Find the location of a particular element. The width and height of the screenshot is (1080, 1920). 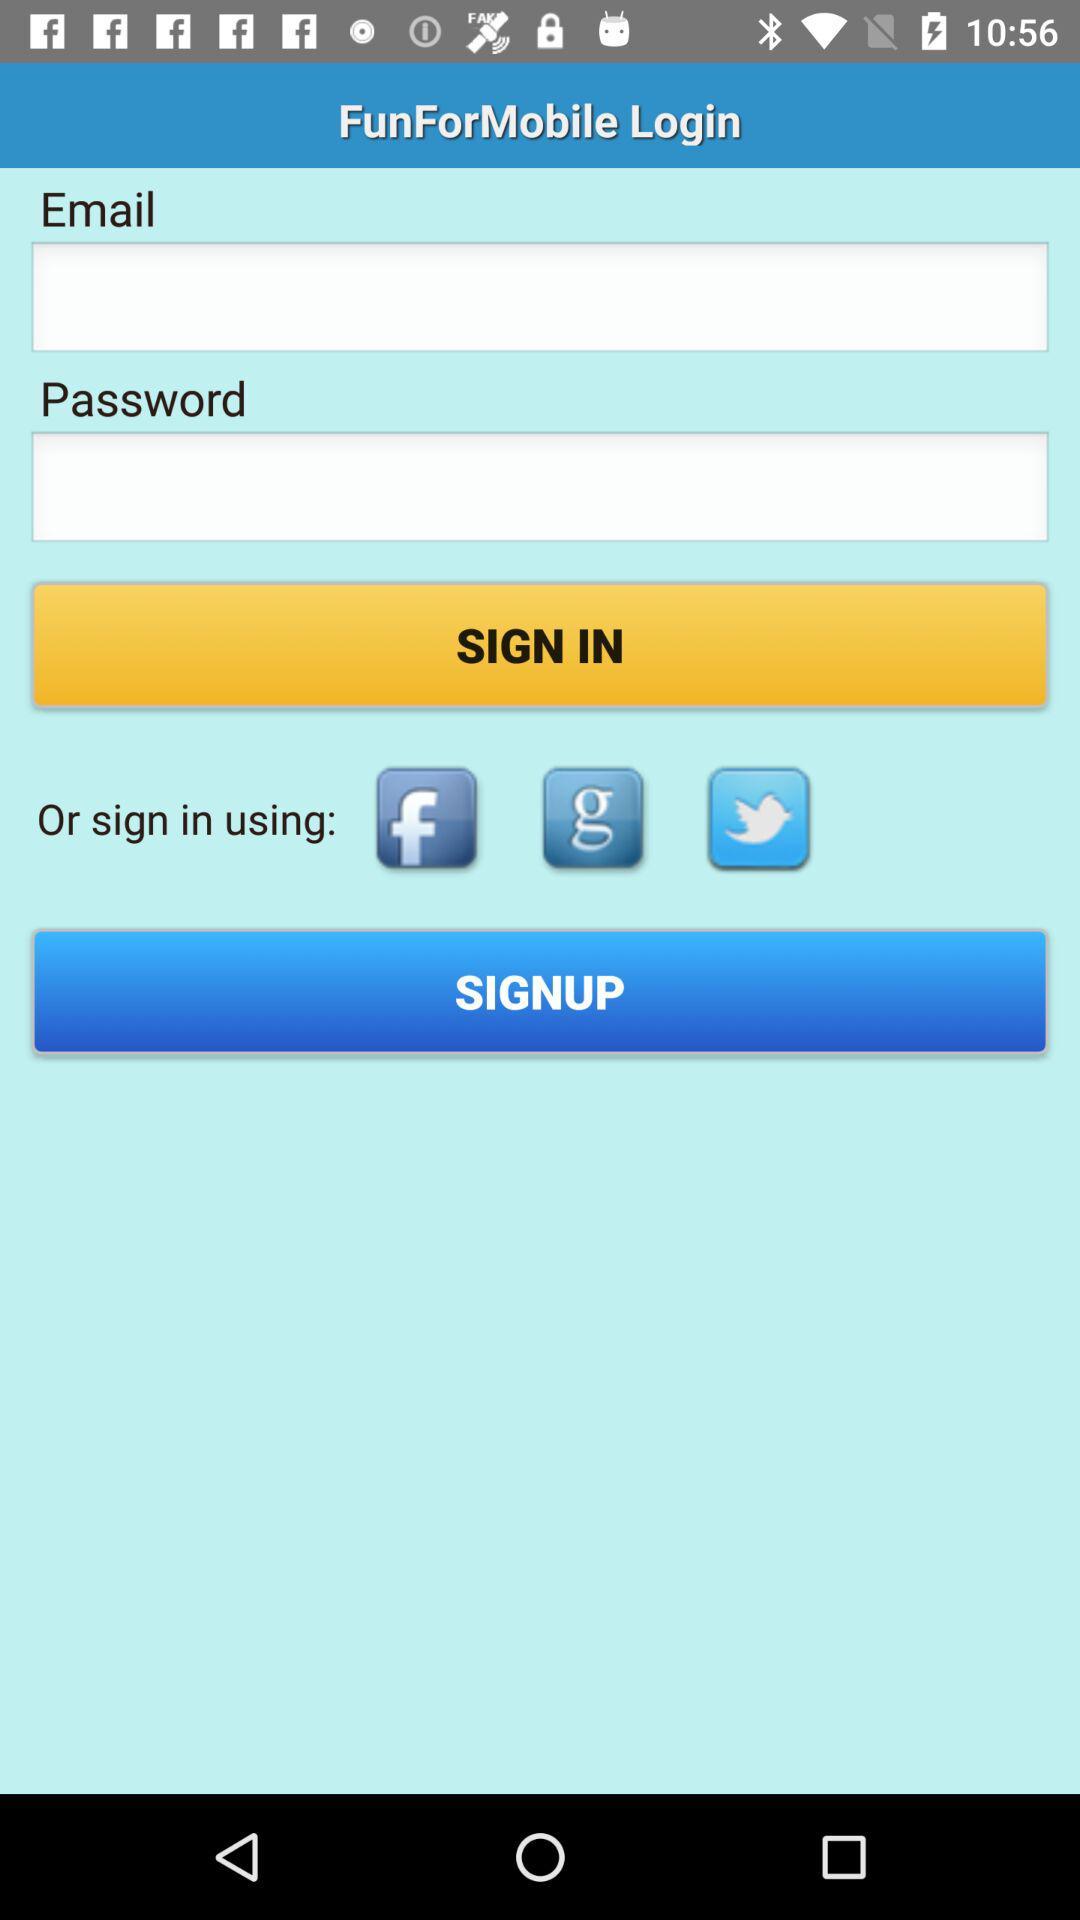

button above signup icon is located at coordinates (592, 818).